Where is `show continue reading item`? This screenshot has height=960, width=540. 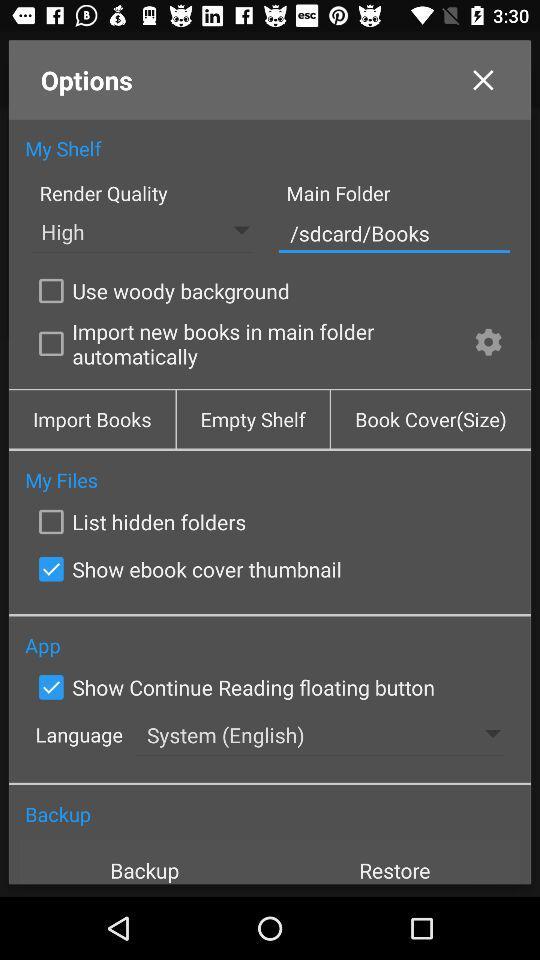 show continue reading item is located at coordinates (231, 687).